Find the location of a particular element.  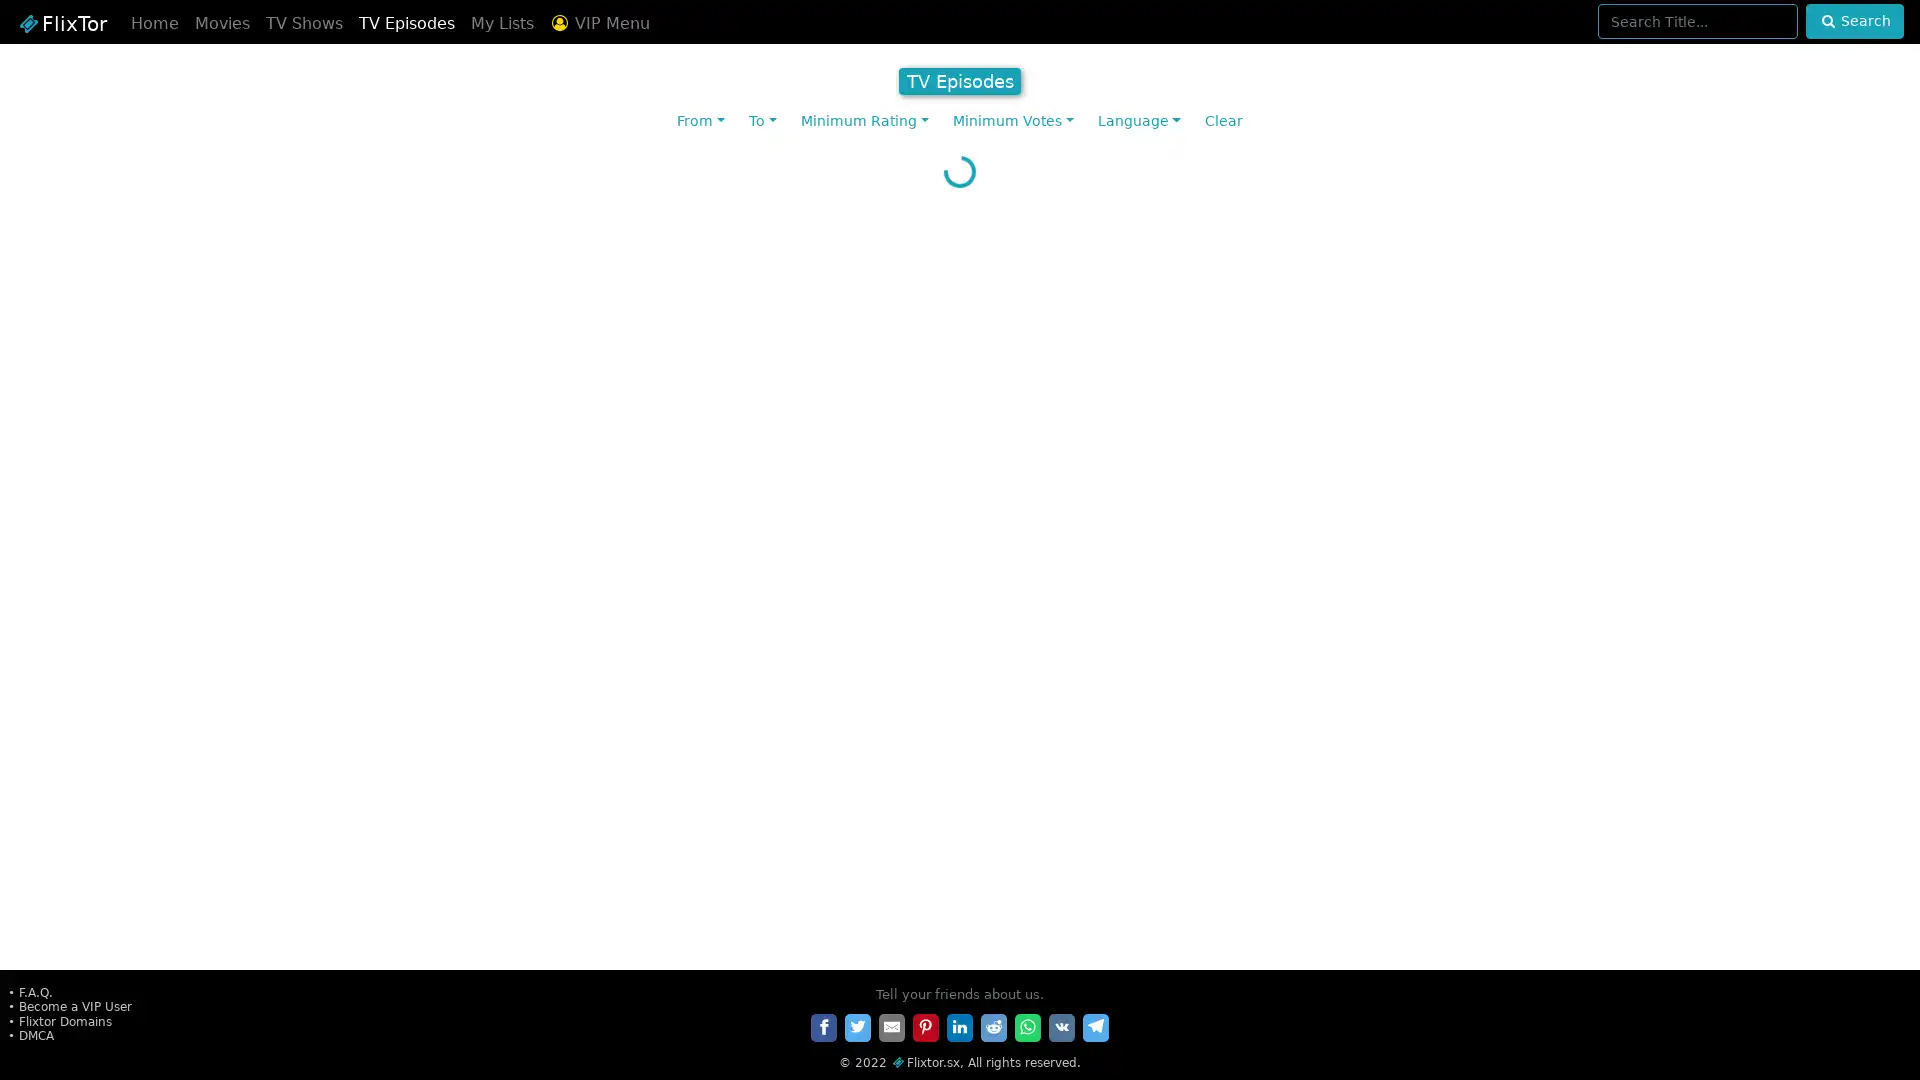

Search is located at coordinates (1853, 21).